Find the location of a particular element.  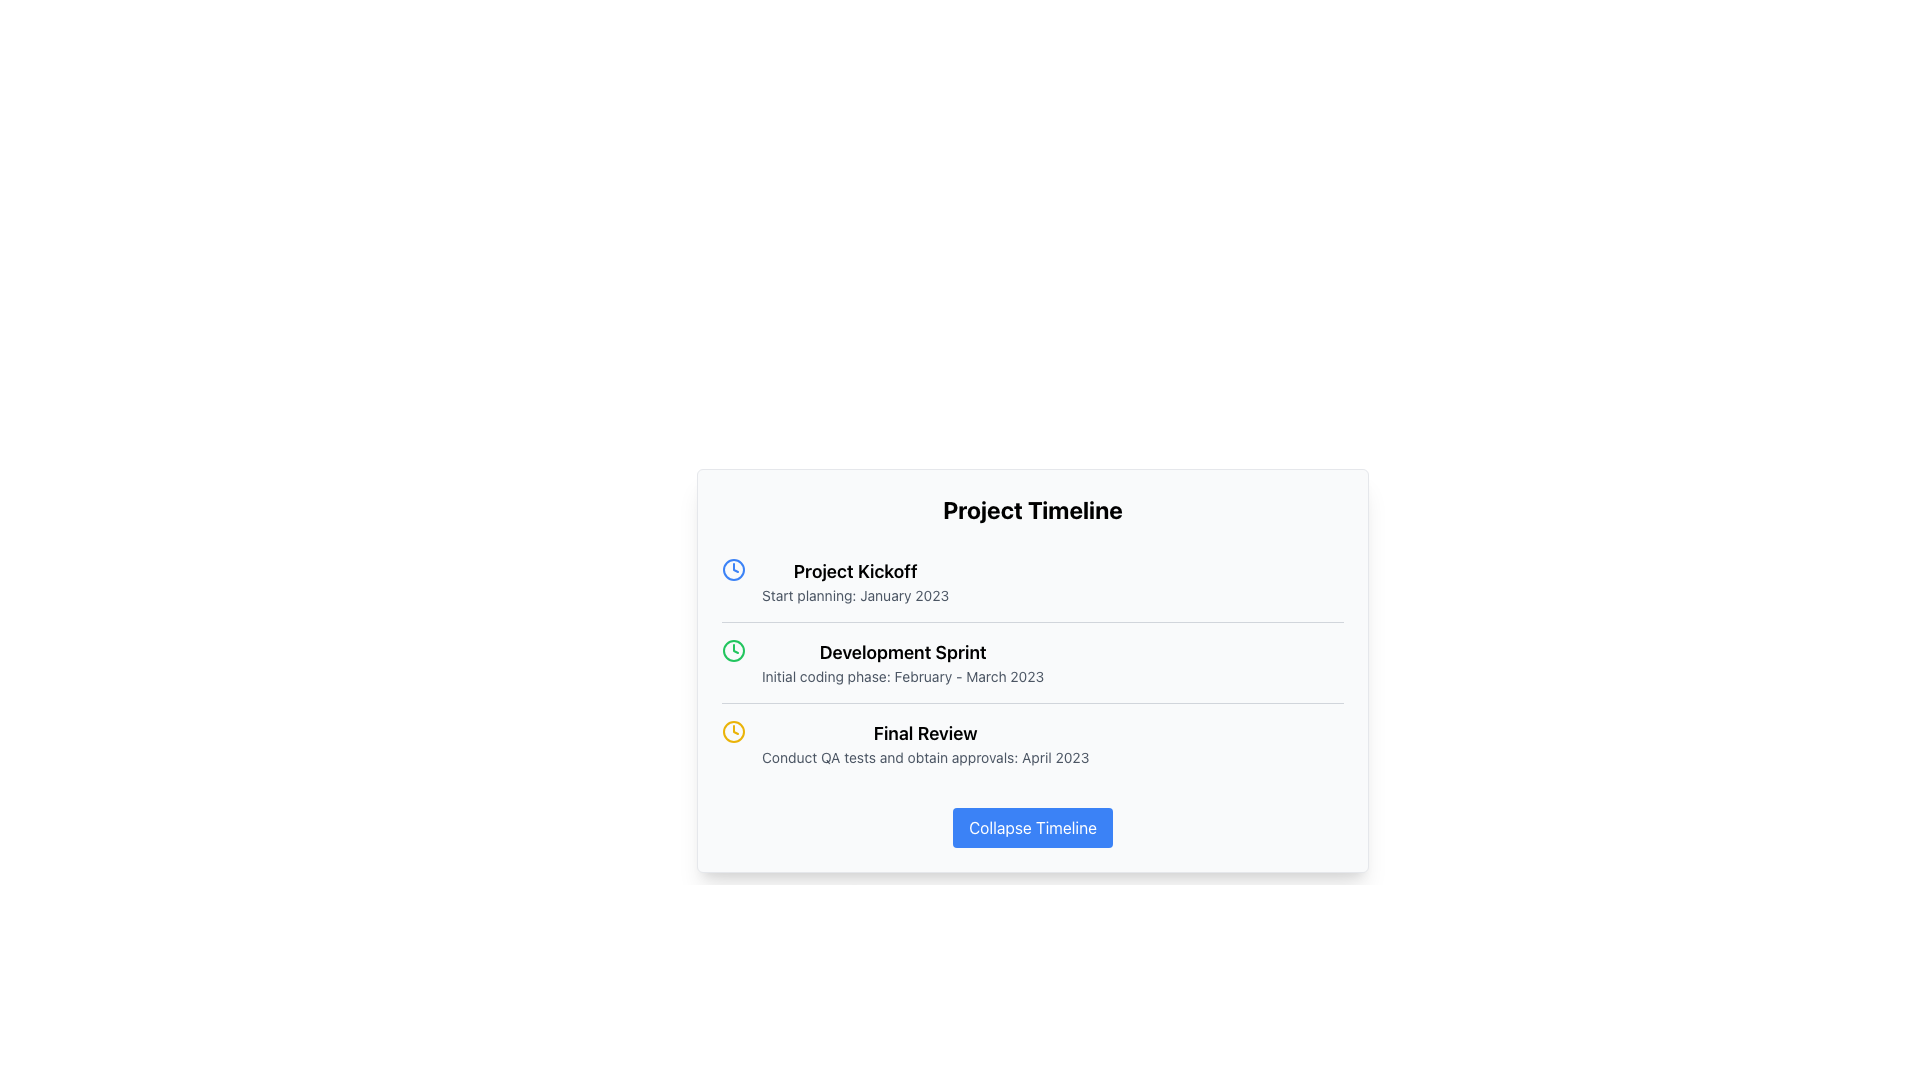

text content of the Text Display Component that shows information about the first project milestone, including its title and starting date is located at coordinates (855, 582).